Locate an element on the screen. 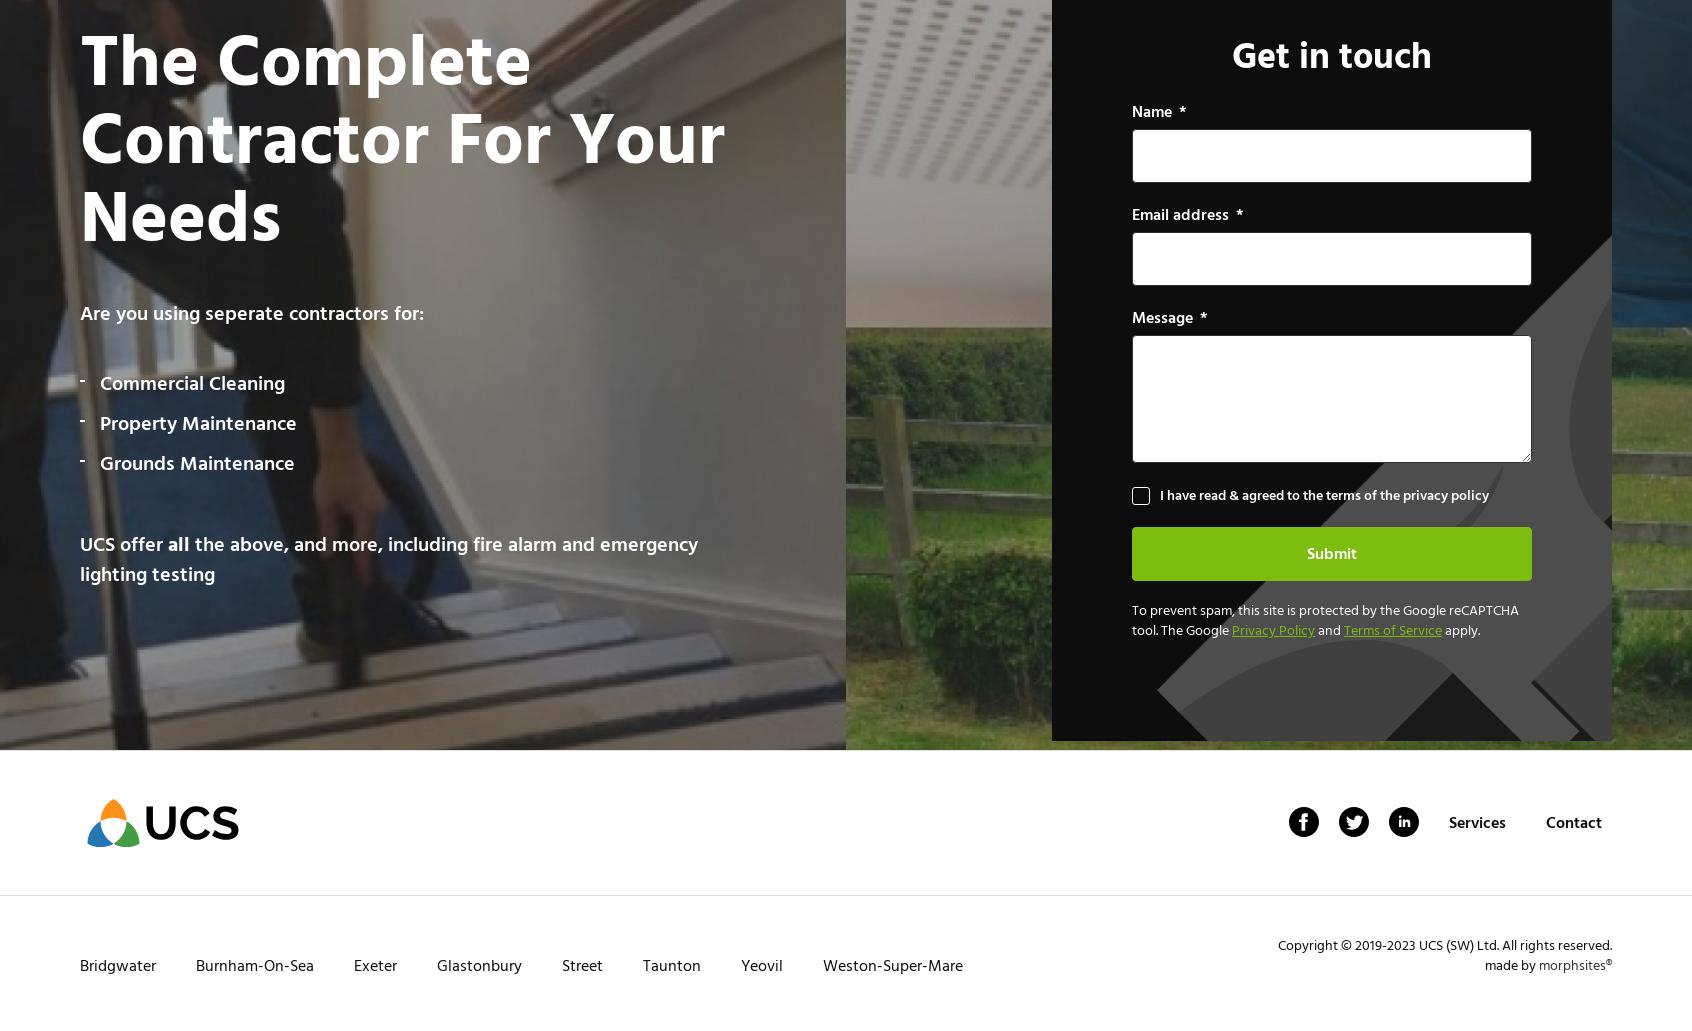  'Get in touch' is located at coordinates (1231, 55).